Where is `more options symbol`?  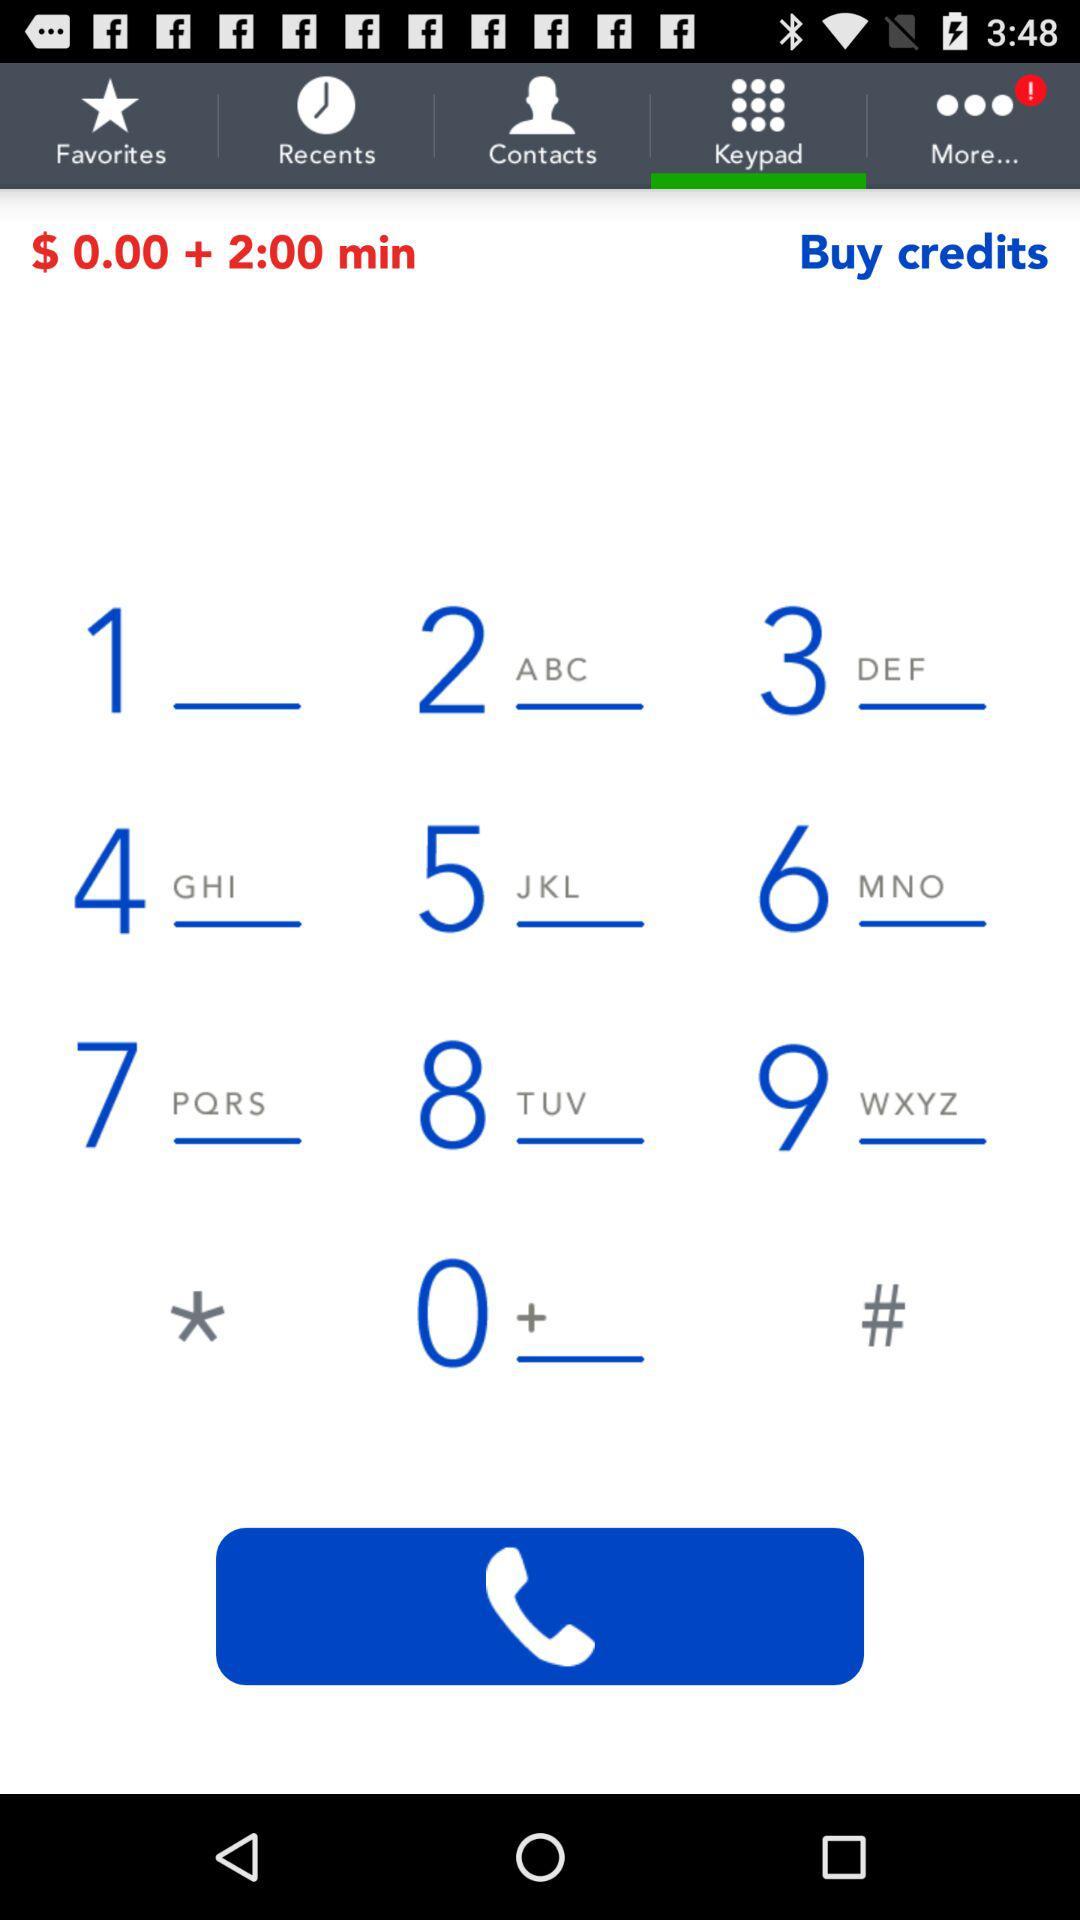 more options symbol is located at coordinates (974, 124).